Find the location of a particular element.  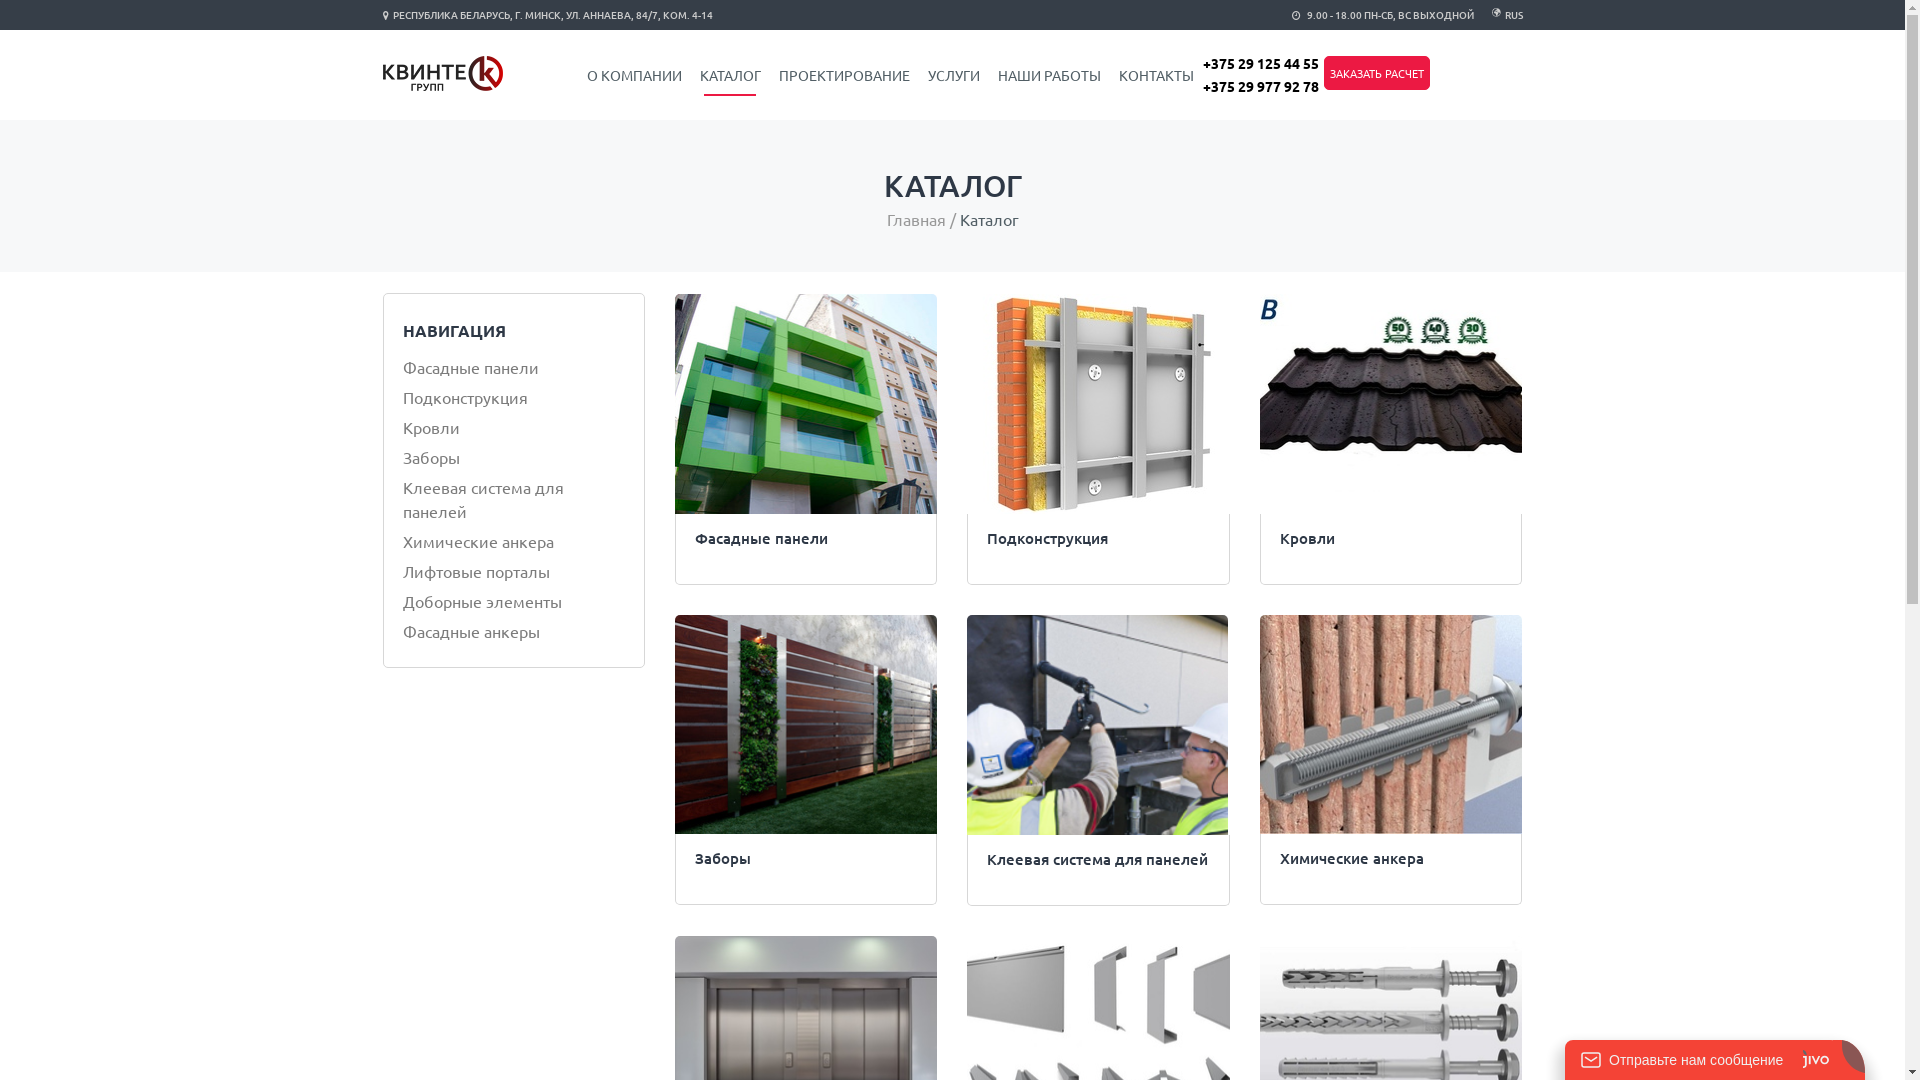

'+375 29 125 44 55' is located at coordinates (1258, 61).